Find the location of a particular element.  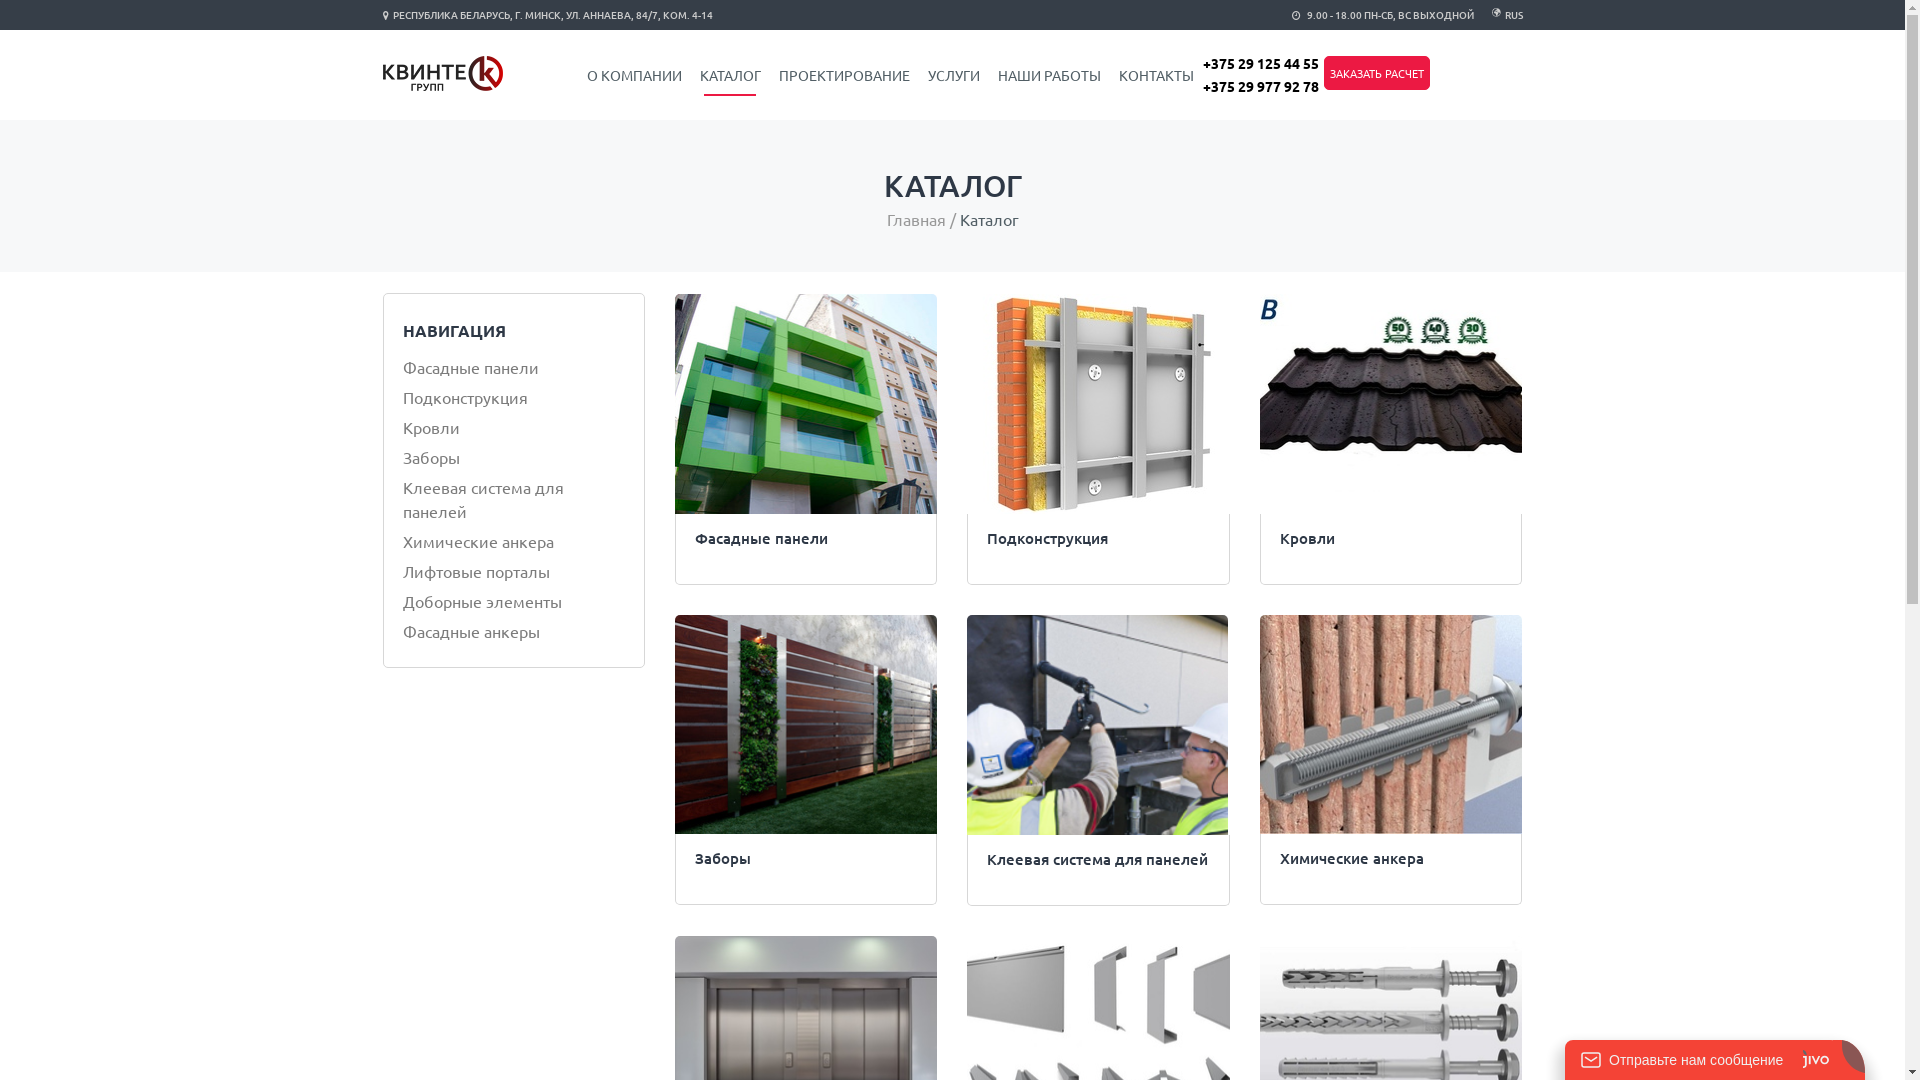

'+375 29 125 44 55' is located at coordinates (1258, 61).